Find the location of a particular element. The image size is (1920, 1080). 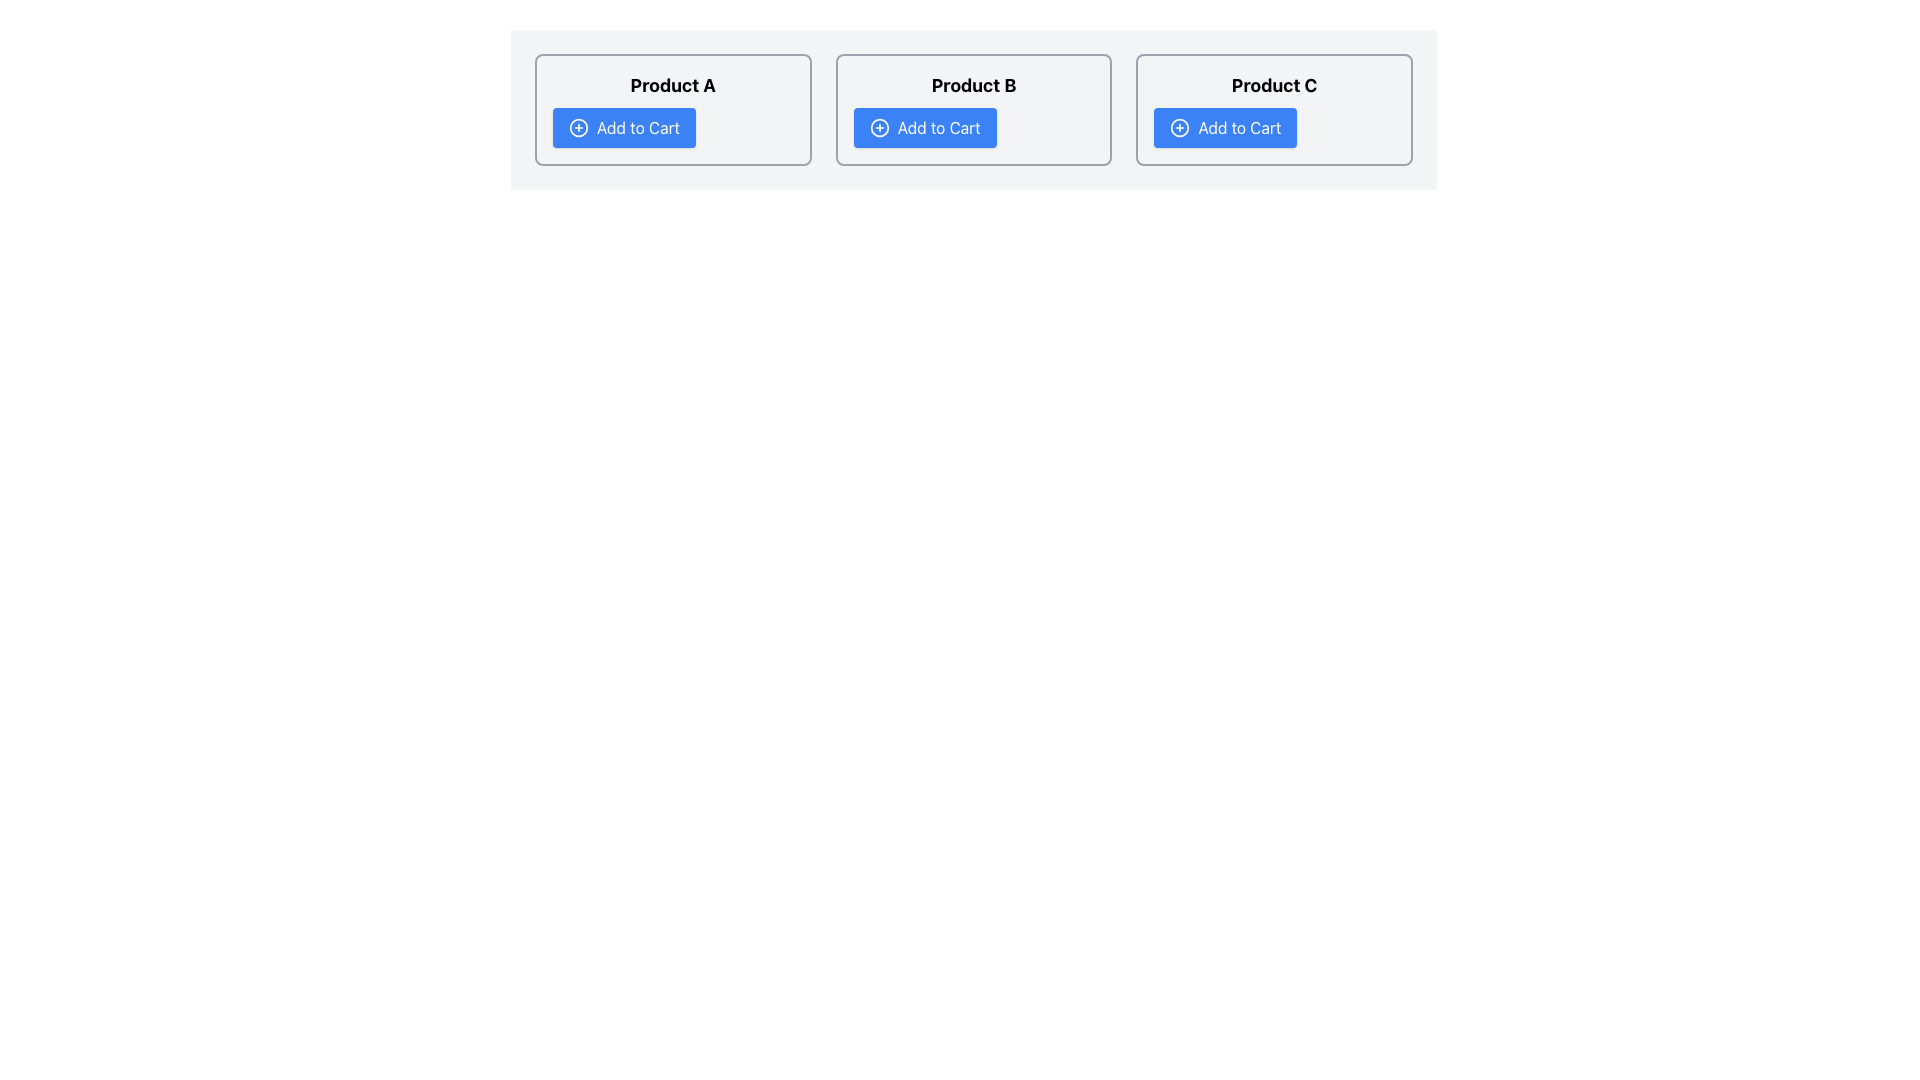

the circular icon with a blue background and white plus sign, which is located to the left of the 'Add to Cart' button is located at coordinates (578, 127).